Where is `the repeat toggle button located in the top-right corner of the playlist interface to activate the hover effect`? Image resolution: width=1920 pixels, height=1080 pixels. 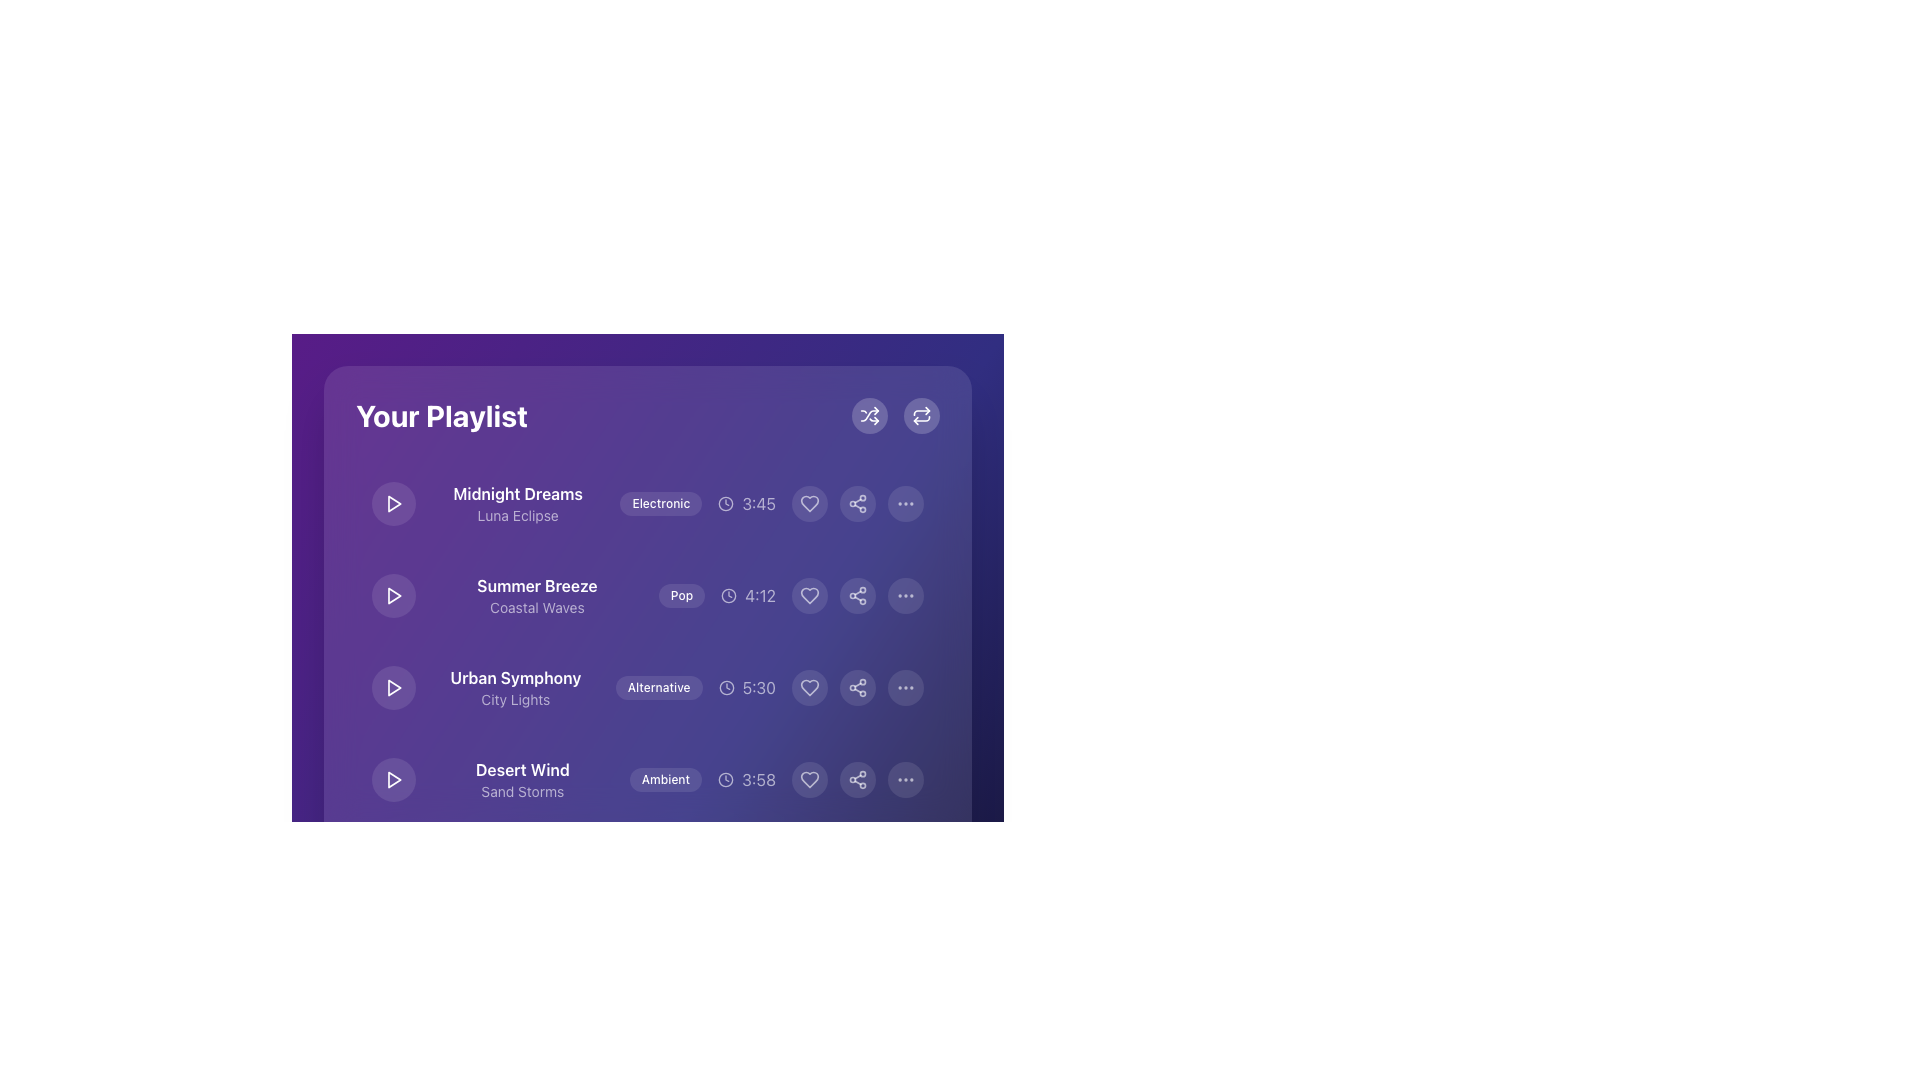 the repeat toggle button located in the top-right corner of the playlist interface to activate the hover effect is located at coordinates (920, 415).